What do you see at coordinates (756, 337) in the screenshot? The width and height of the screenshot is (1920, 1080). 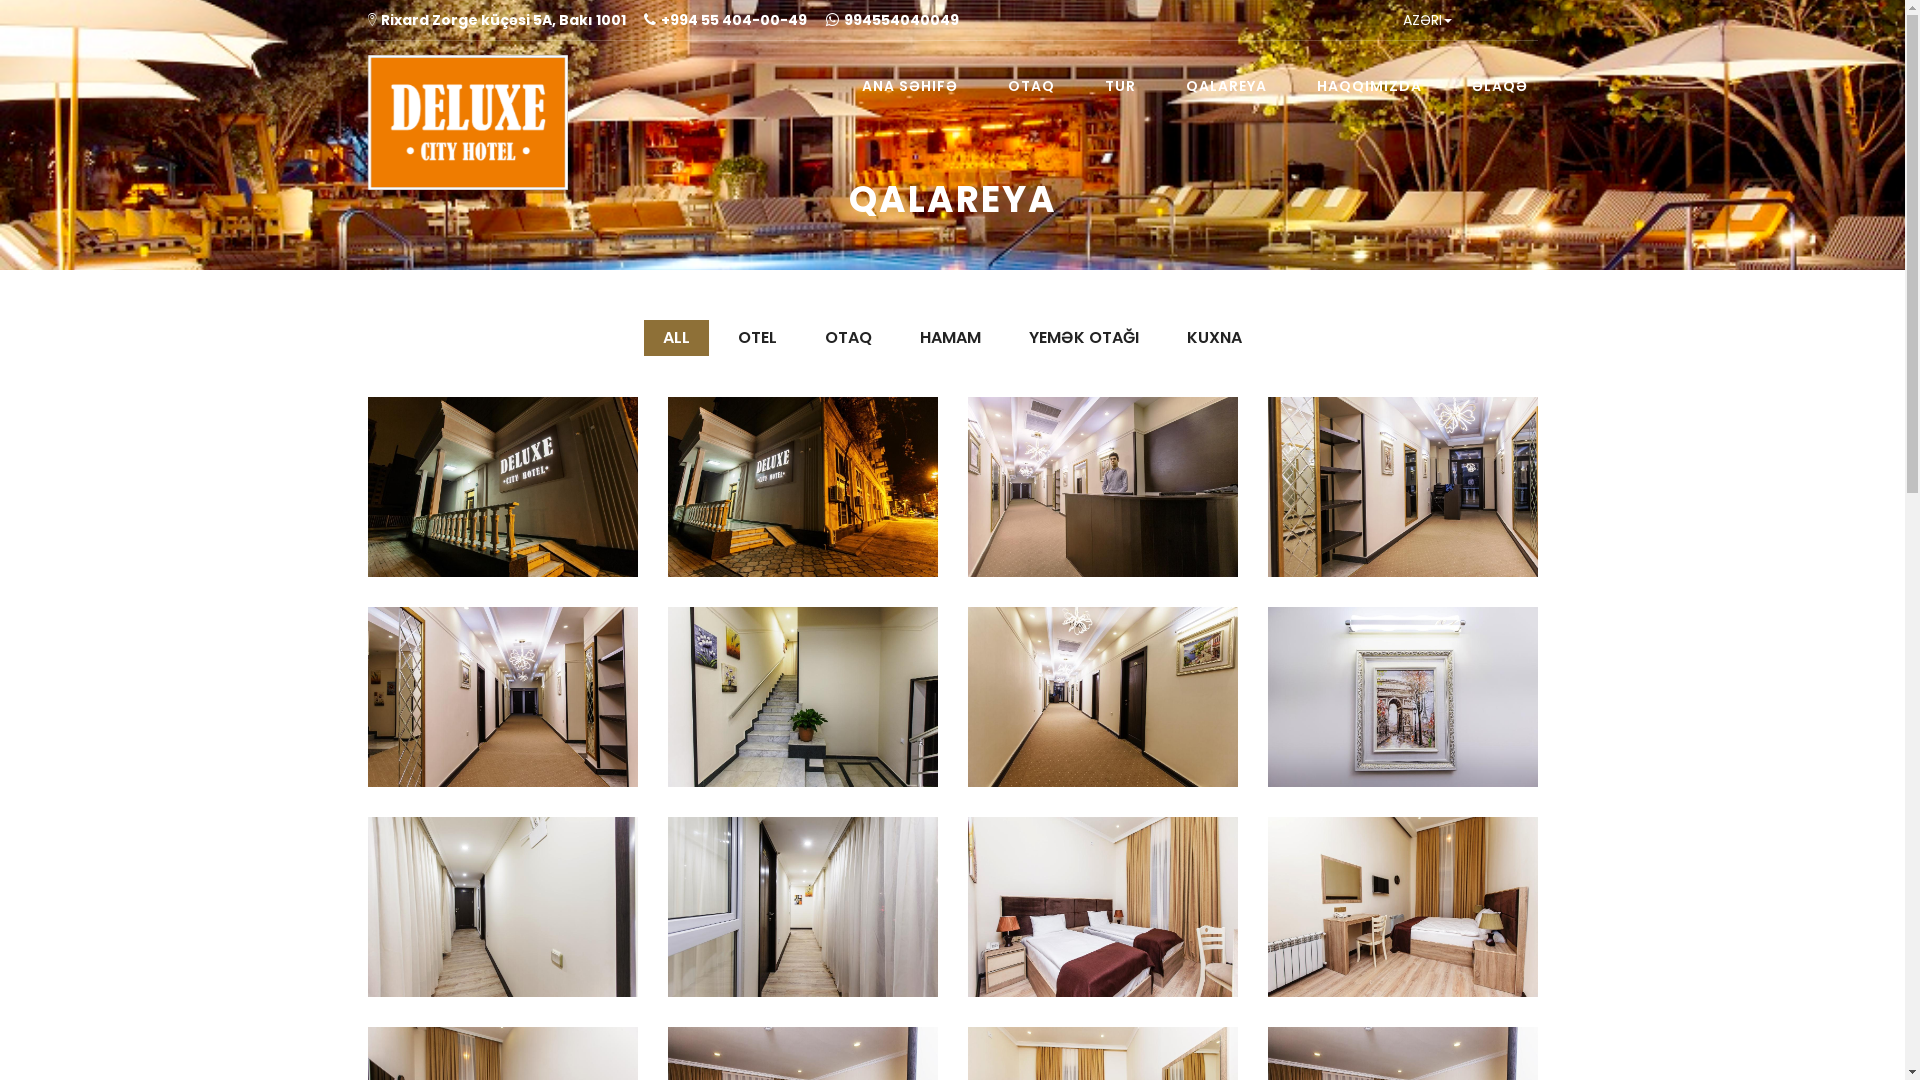 I see `'OTEL'` at bounding box center [756, 337].